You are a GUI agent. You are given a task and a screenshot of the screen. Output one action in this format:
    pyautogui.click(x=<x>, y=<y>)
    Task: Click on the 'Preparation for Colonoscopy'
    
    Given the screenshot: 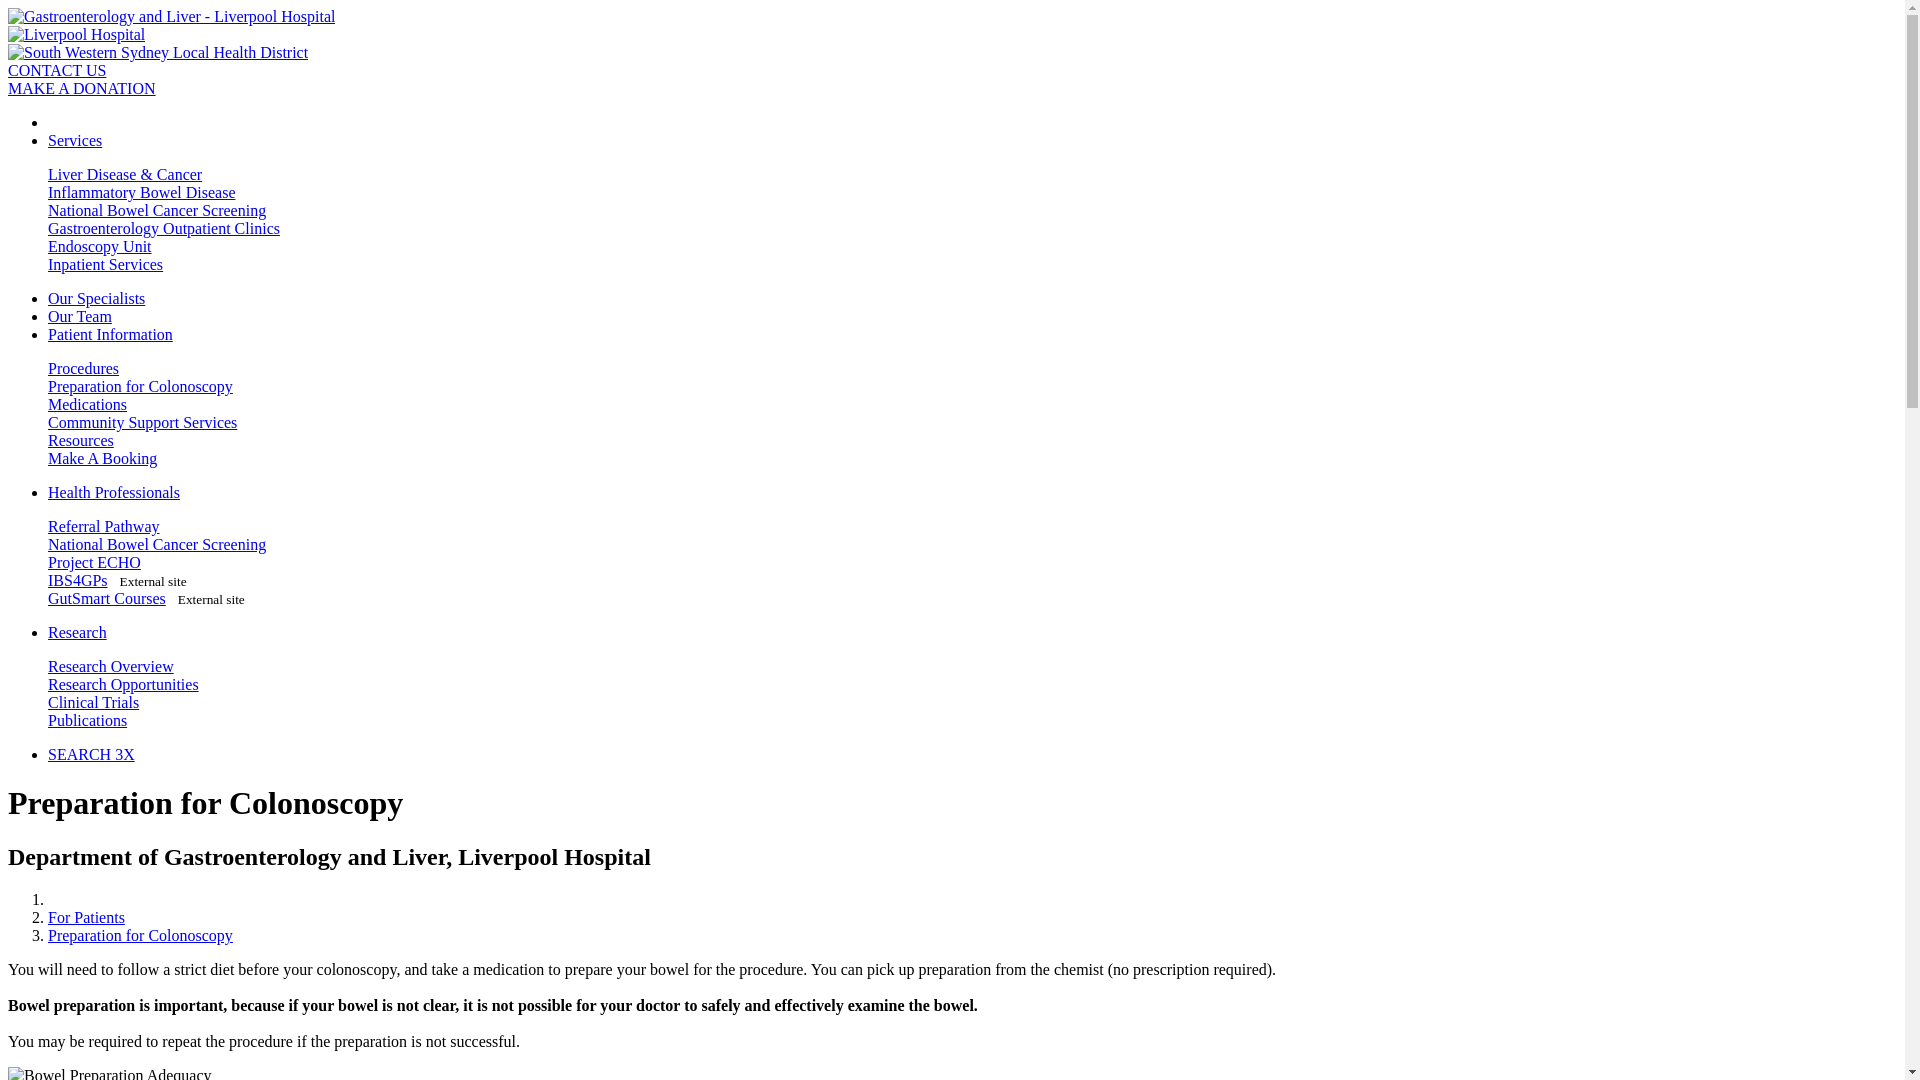 What is the action you would take?
    pyautogui.click(x=139, y=386)
    